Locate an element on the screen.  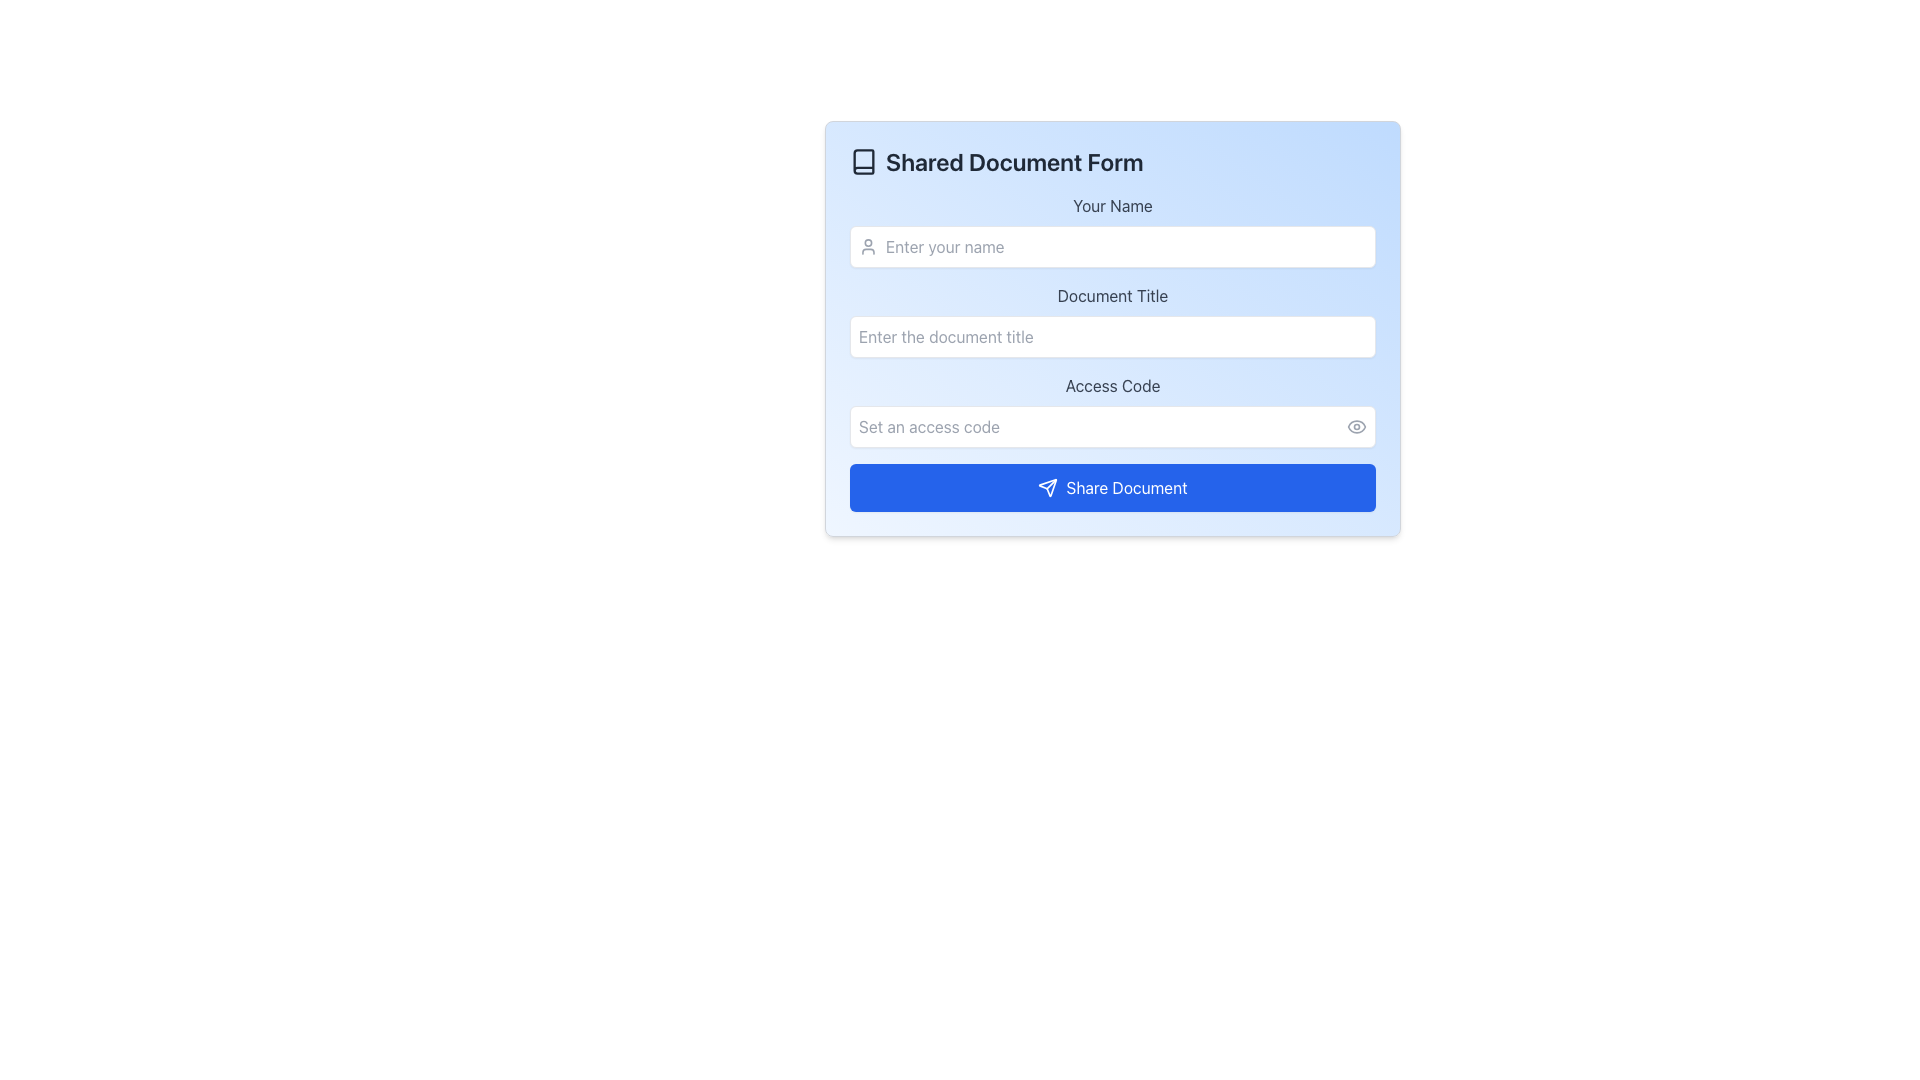
the input field for the access code to focus for text input, located centrally in the form interface beneath the 'Document Title' section is located at coordinates (1112, 410).